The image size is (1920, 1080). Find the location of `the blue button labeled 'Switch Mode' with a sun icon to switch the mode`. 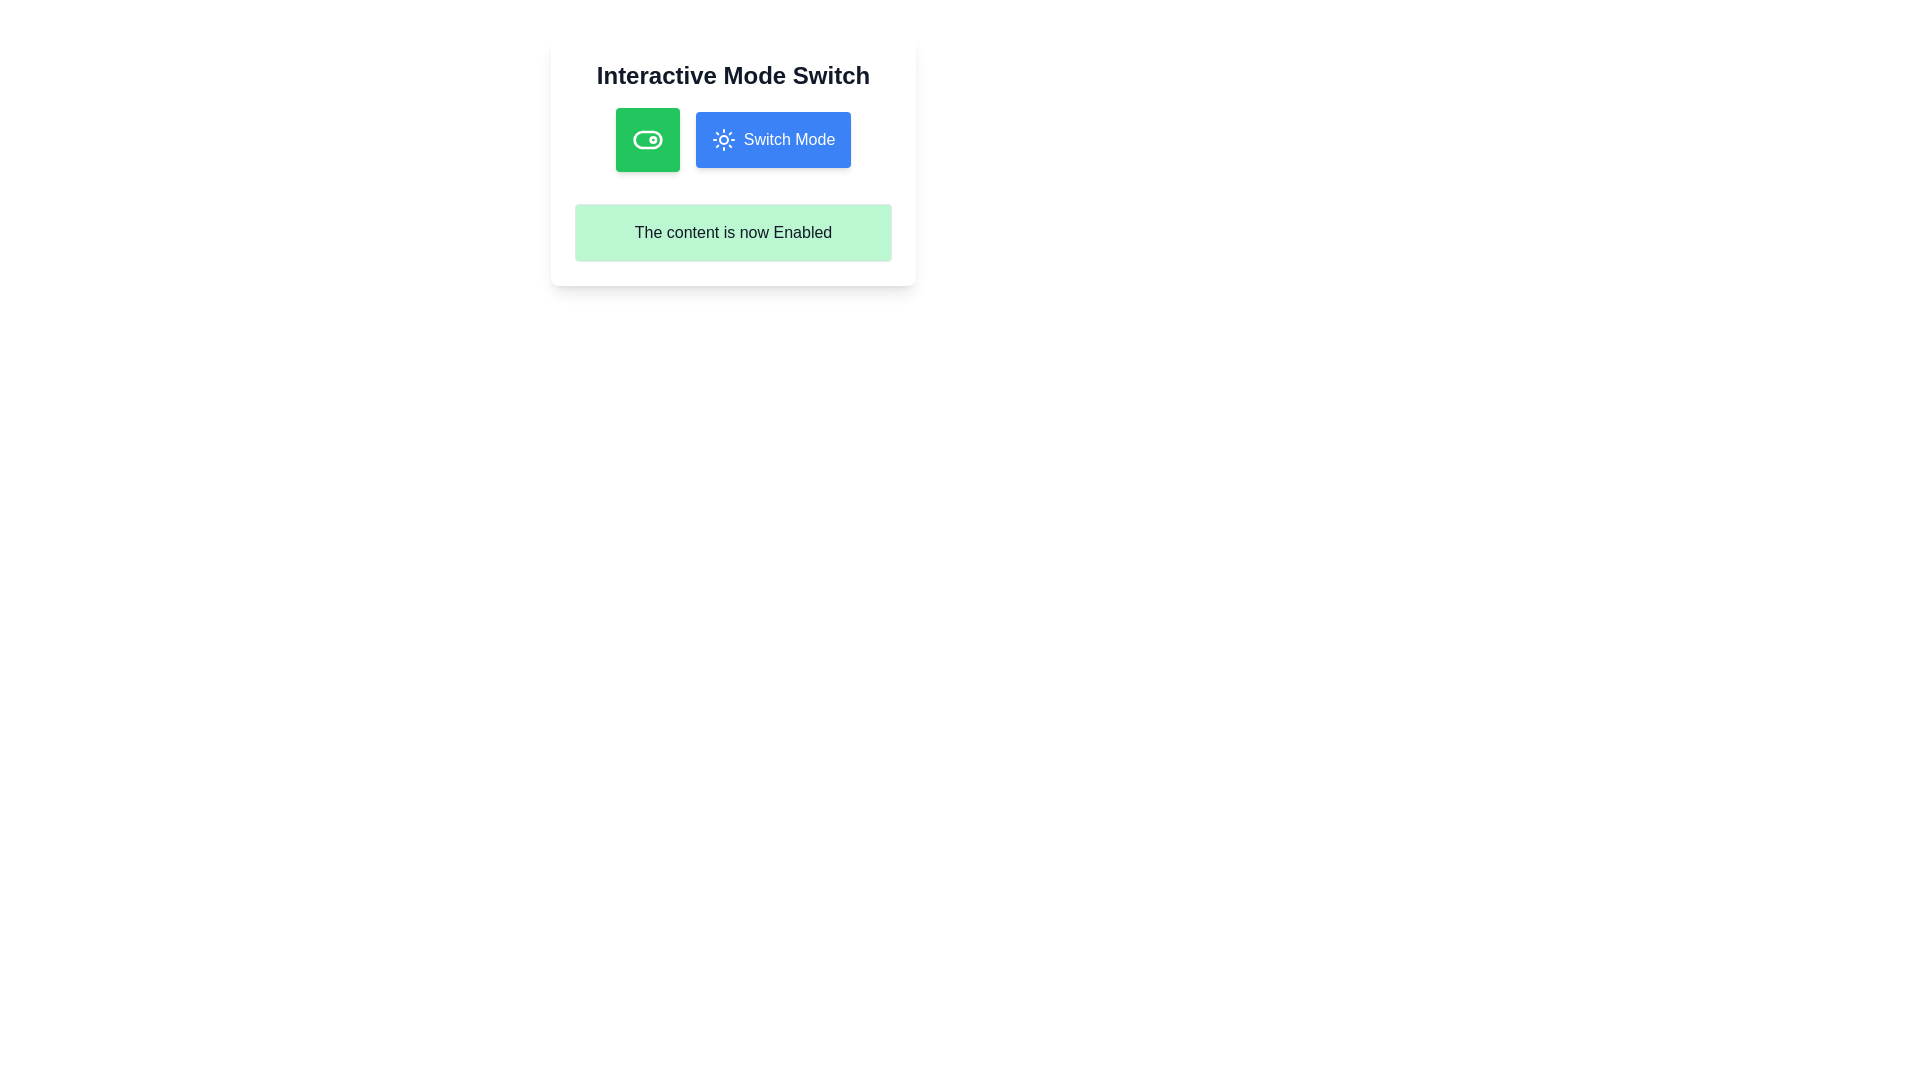

the blue button labeled 'Switch Mode' with a sun icon to switch the mode is located at coordinates (772, 138).